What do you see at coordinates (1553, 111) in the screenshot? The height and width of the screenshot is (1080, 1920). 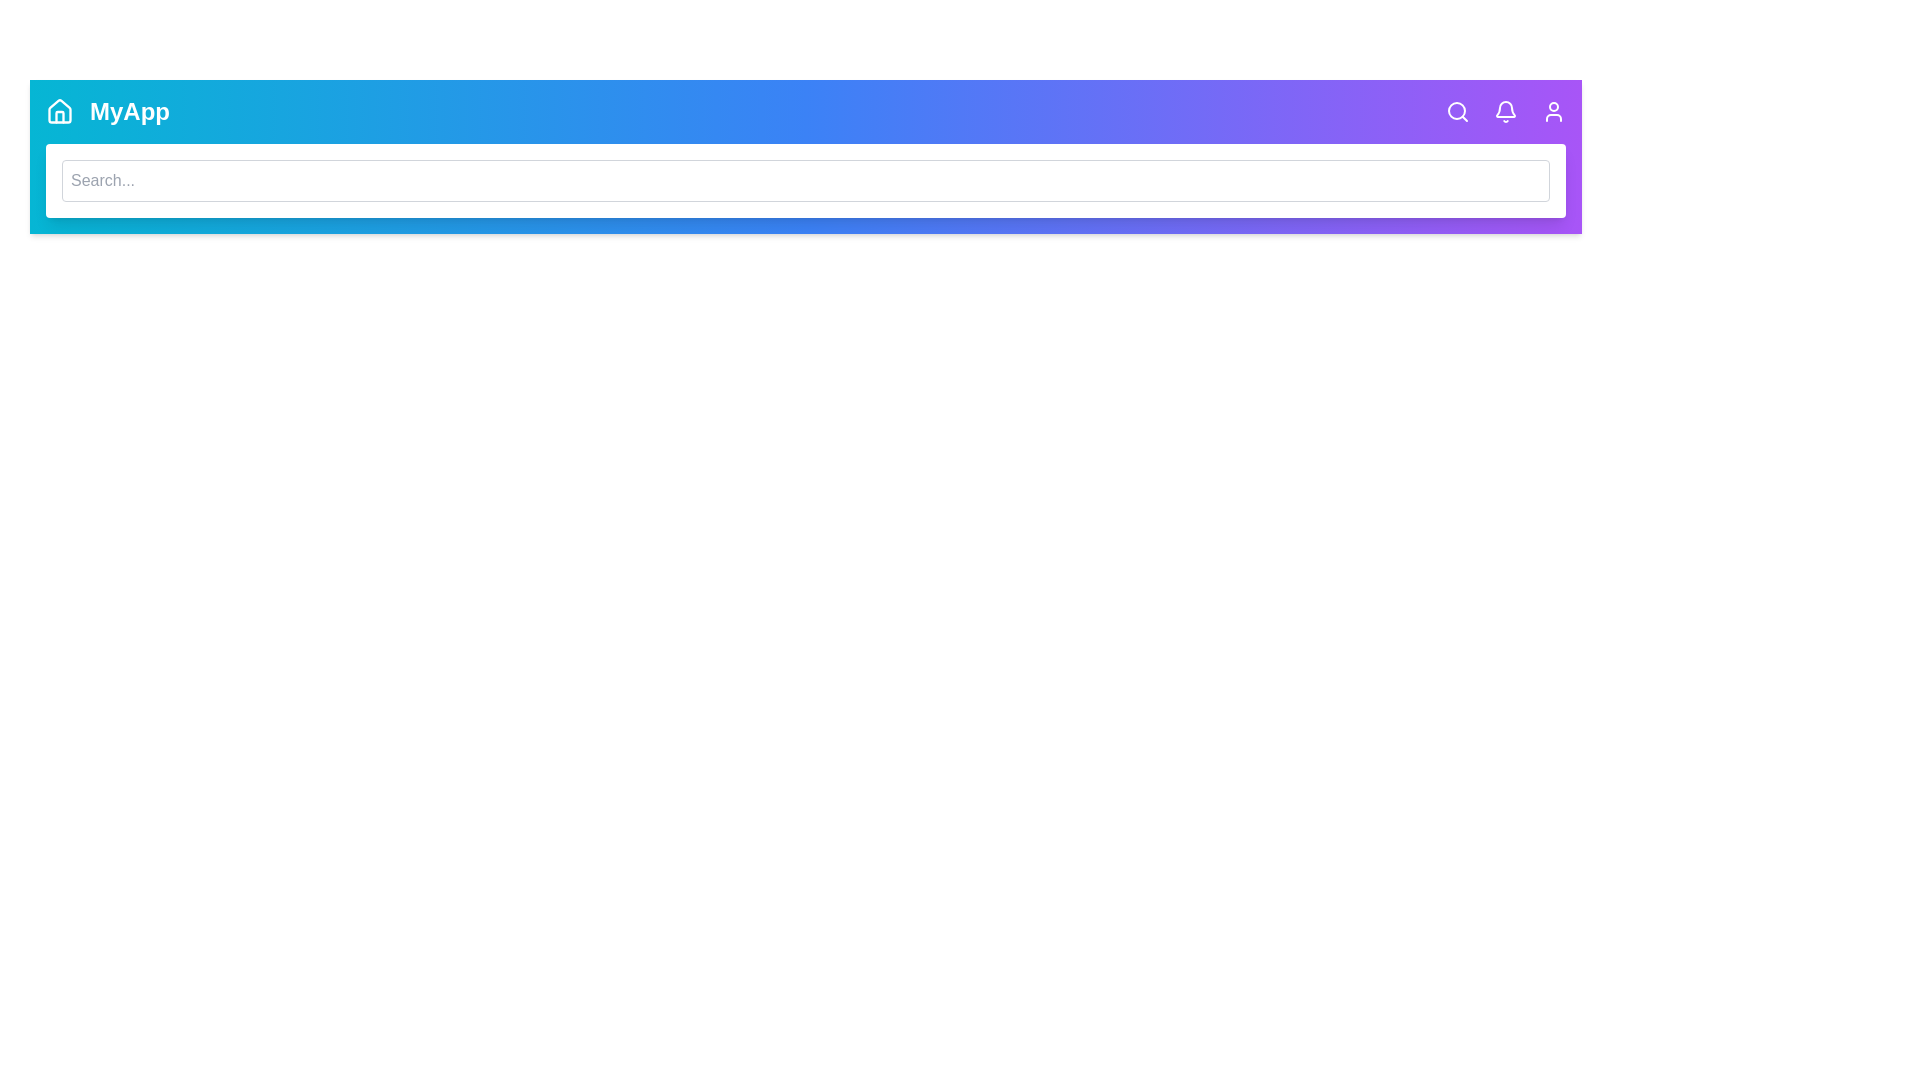 I see `the user icon to access user settings or profile options` at bounding box center [1553, 111].